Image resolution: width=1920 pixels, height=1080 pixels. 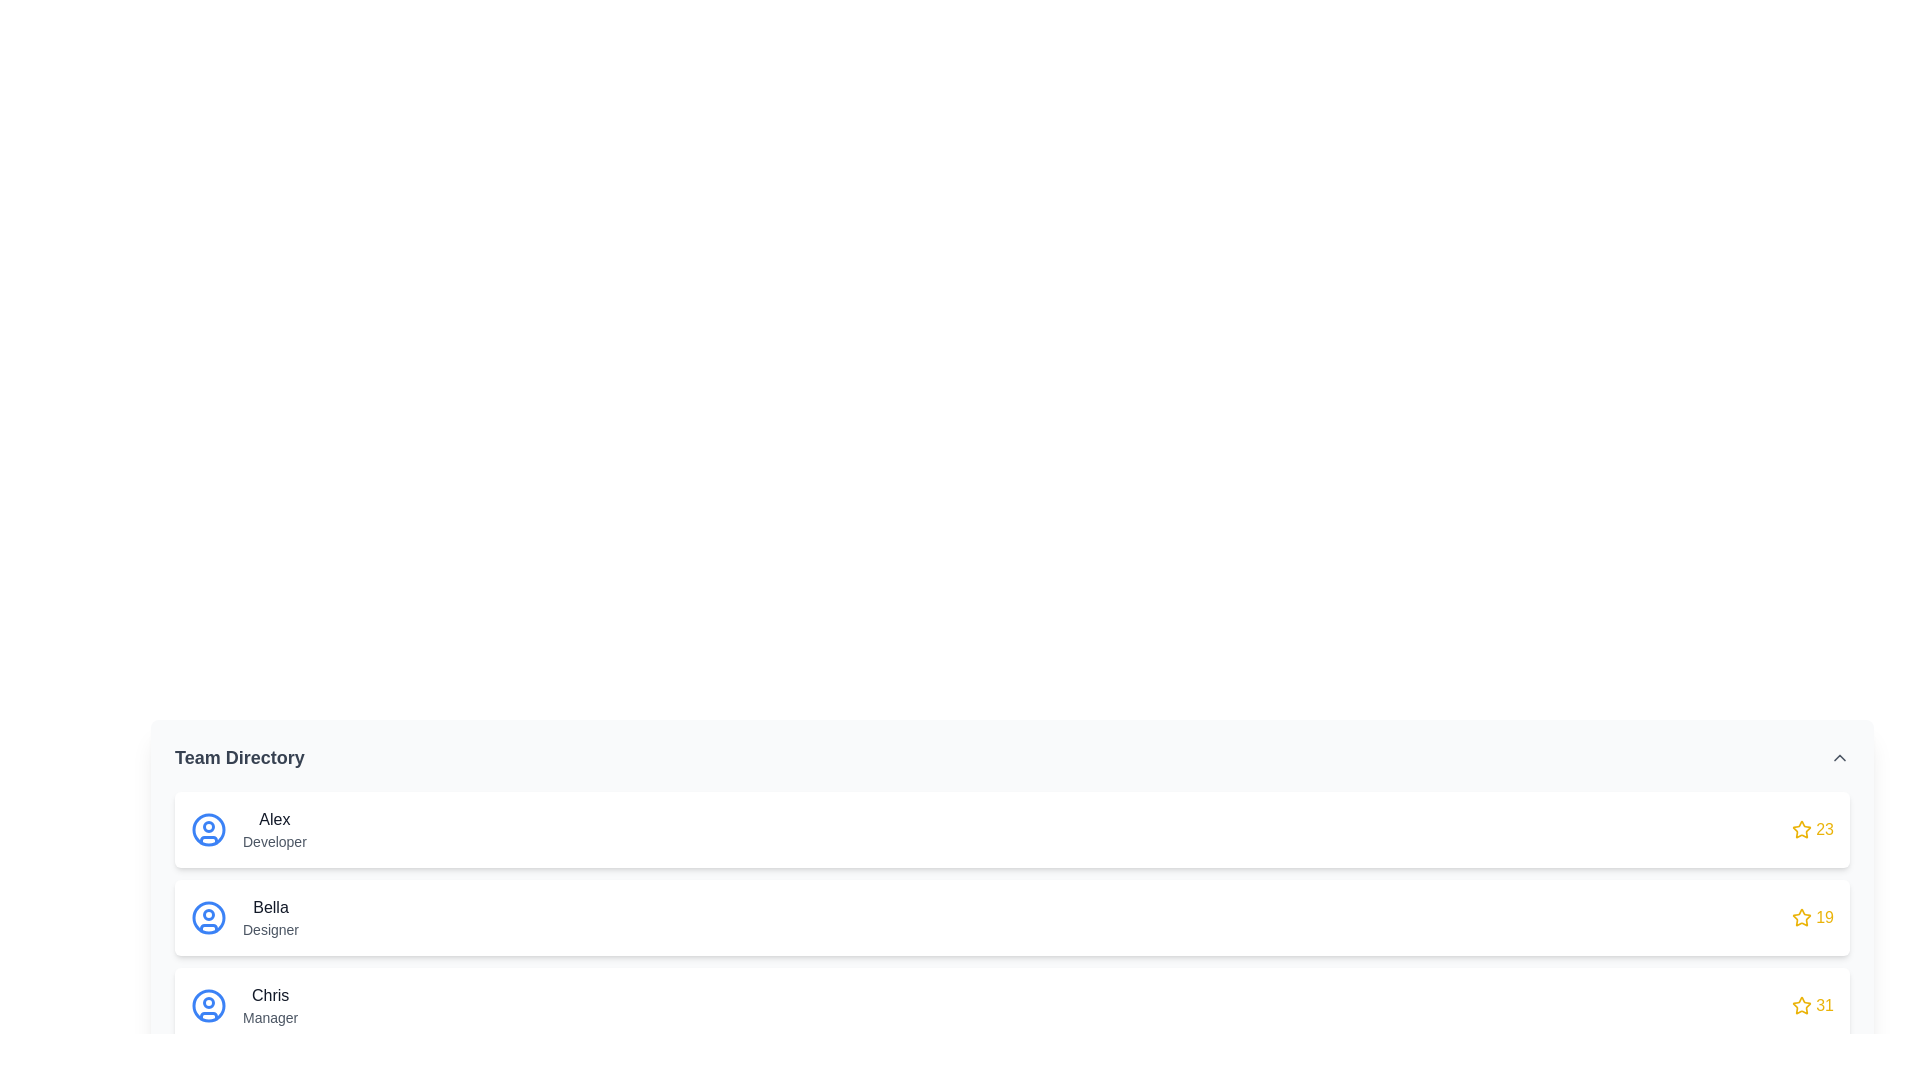 What do you see at coordinates (243, 1006) in the screenshot?
I see `the Profile Card displaying Chris, the Manager, which is the third item in the Team Directory beneath Alex and Bella` at bounding box center [243, 1006].